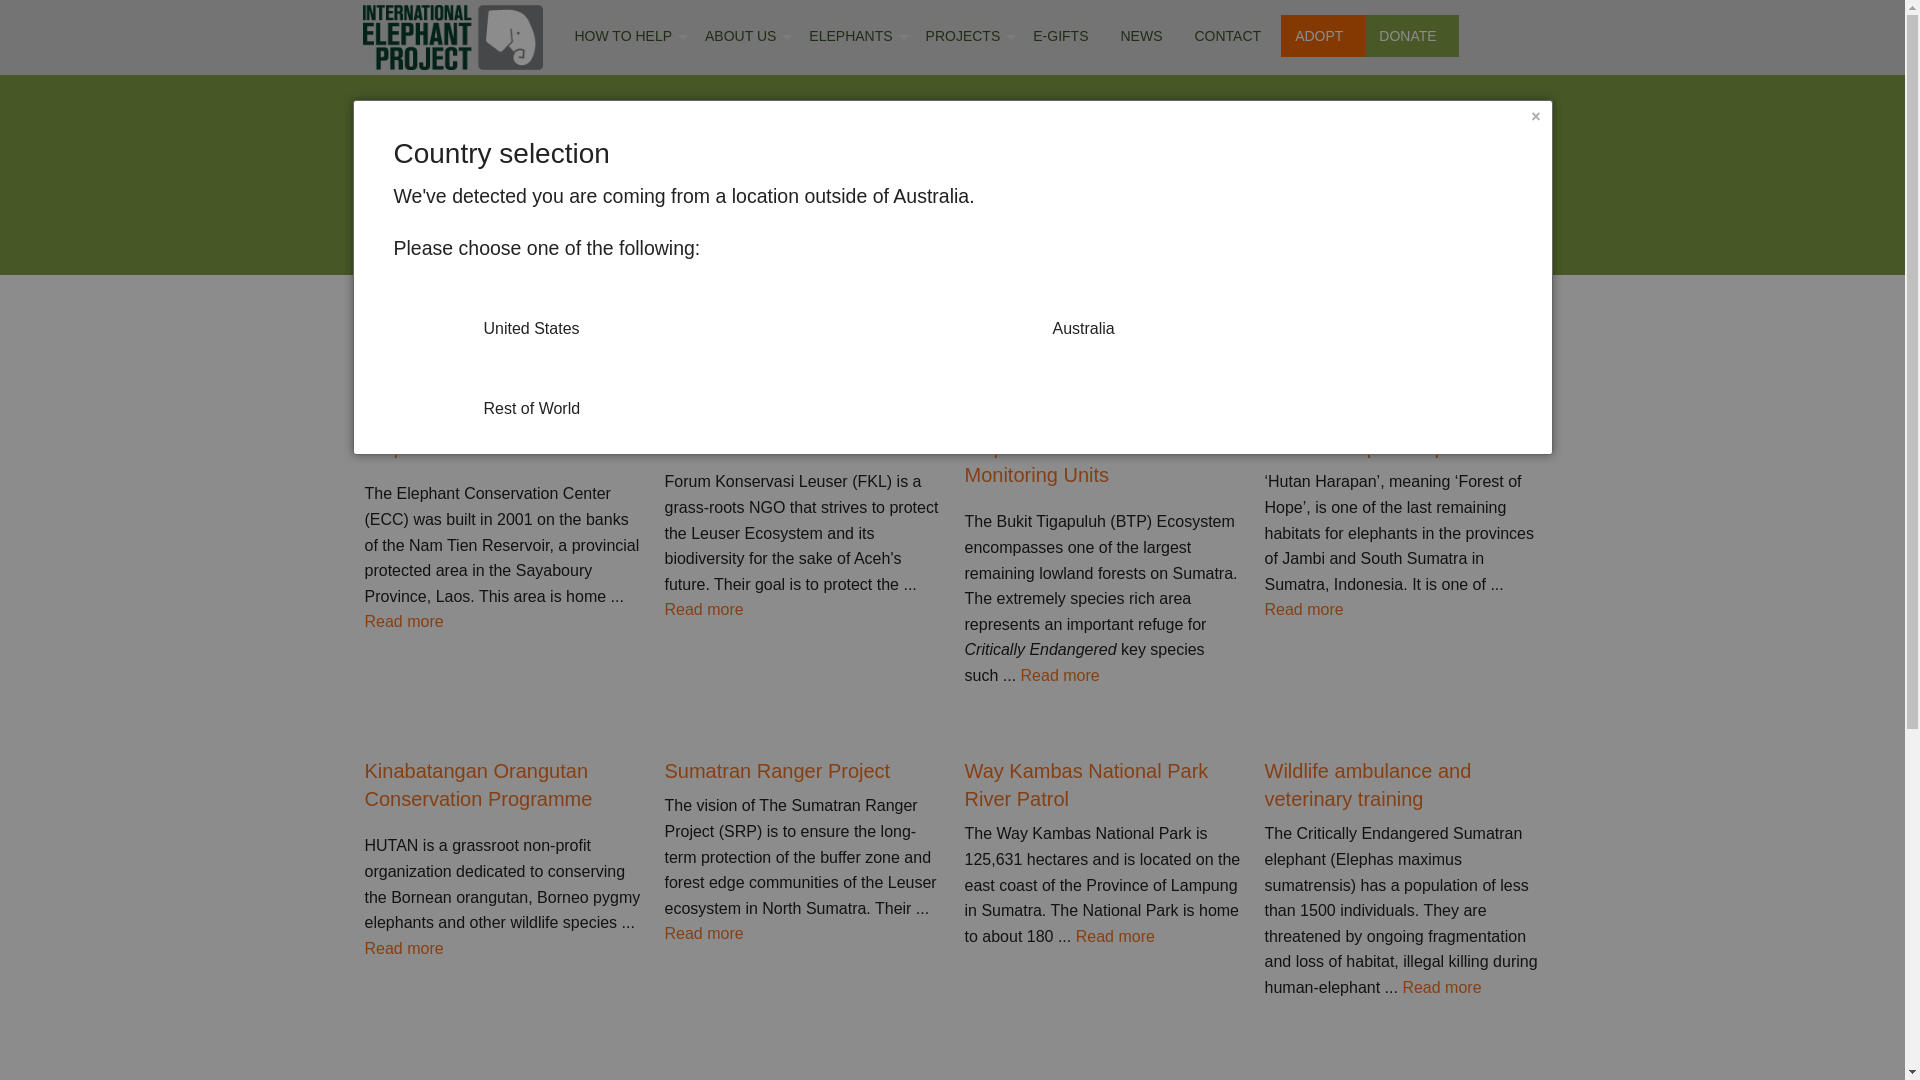  What do you see at coordinates (854, 35) in the screenshot?
I see `'ELEPHANTS'` at bounding box center [854, 35].